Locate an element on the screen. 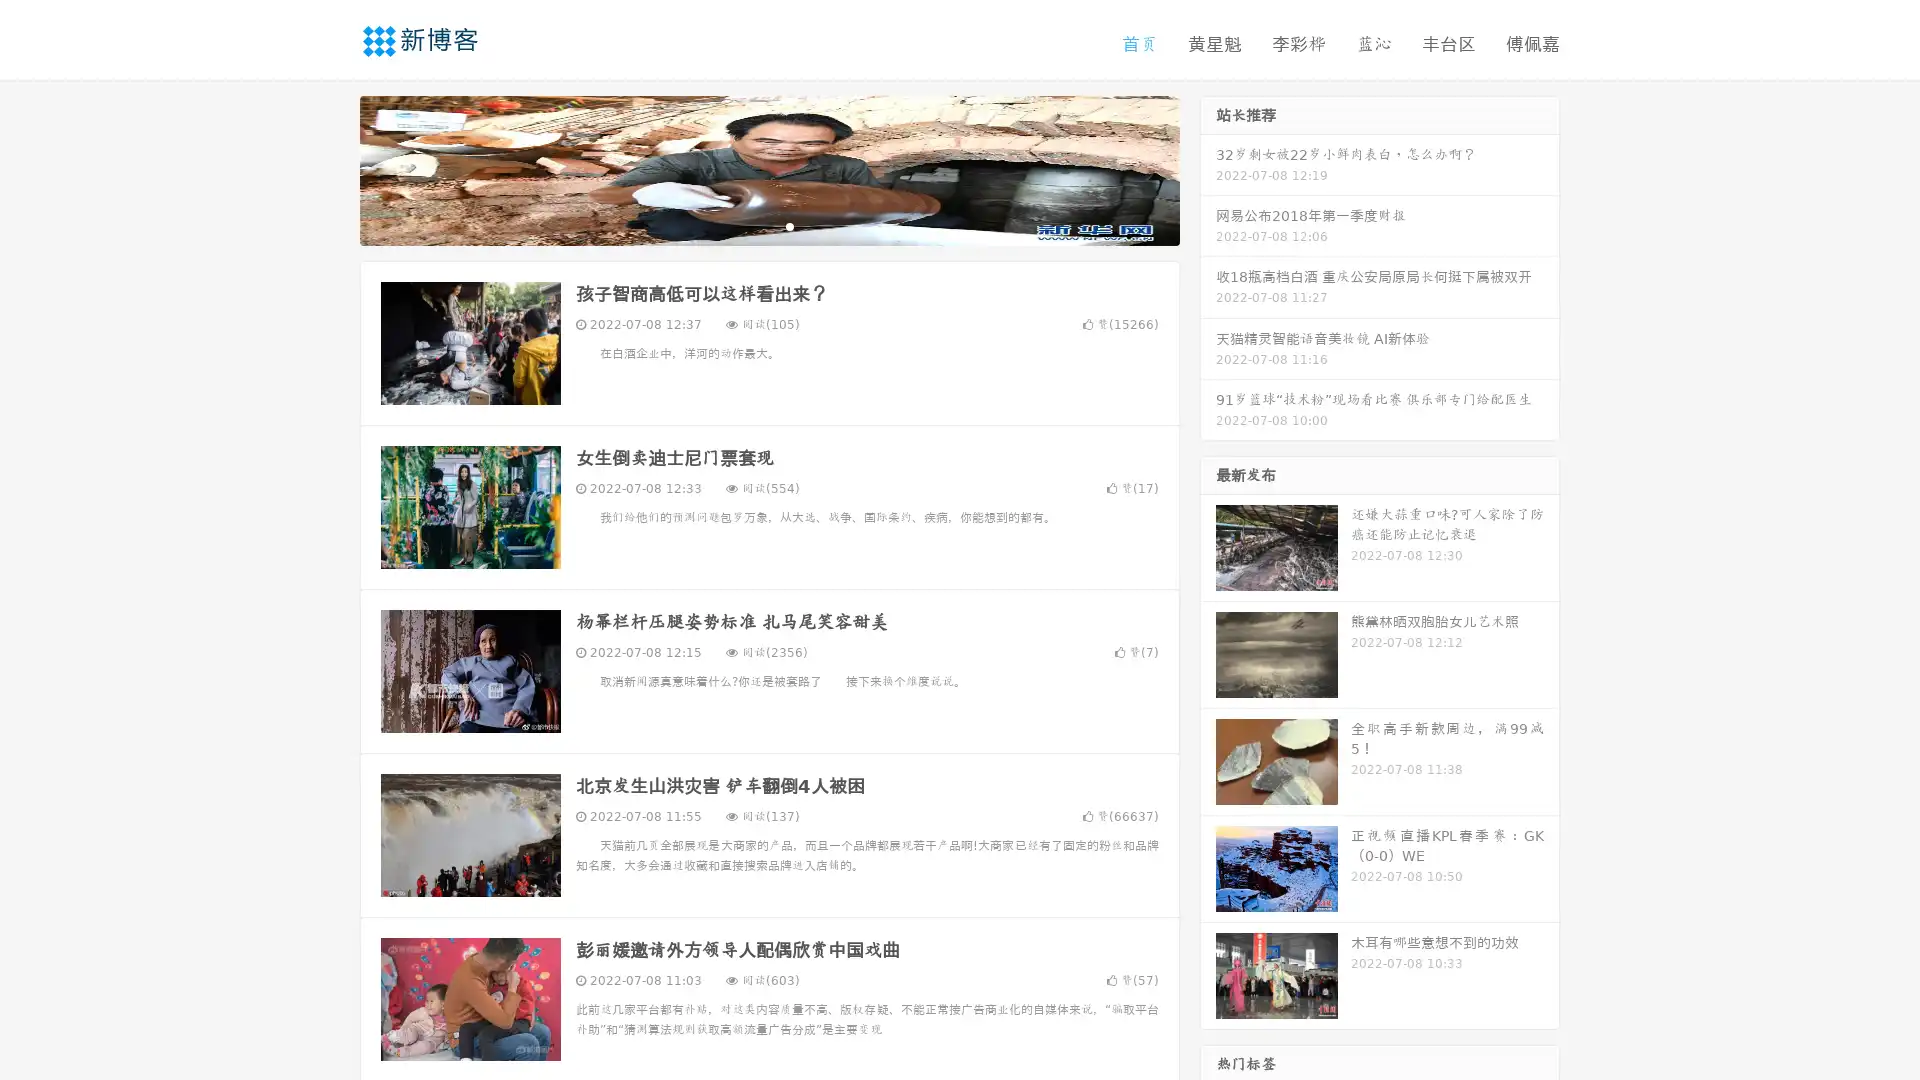  Next slide is located at coordinates (1208, 168).